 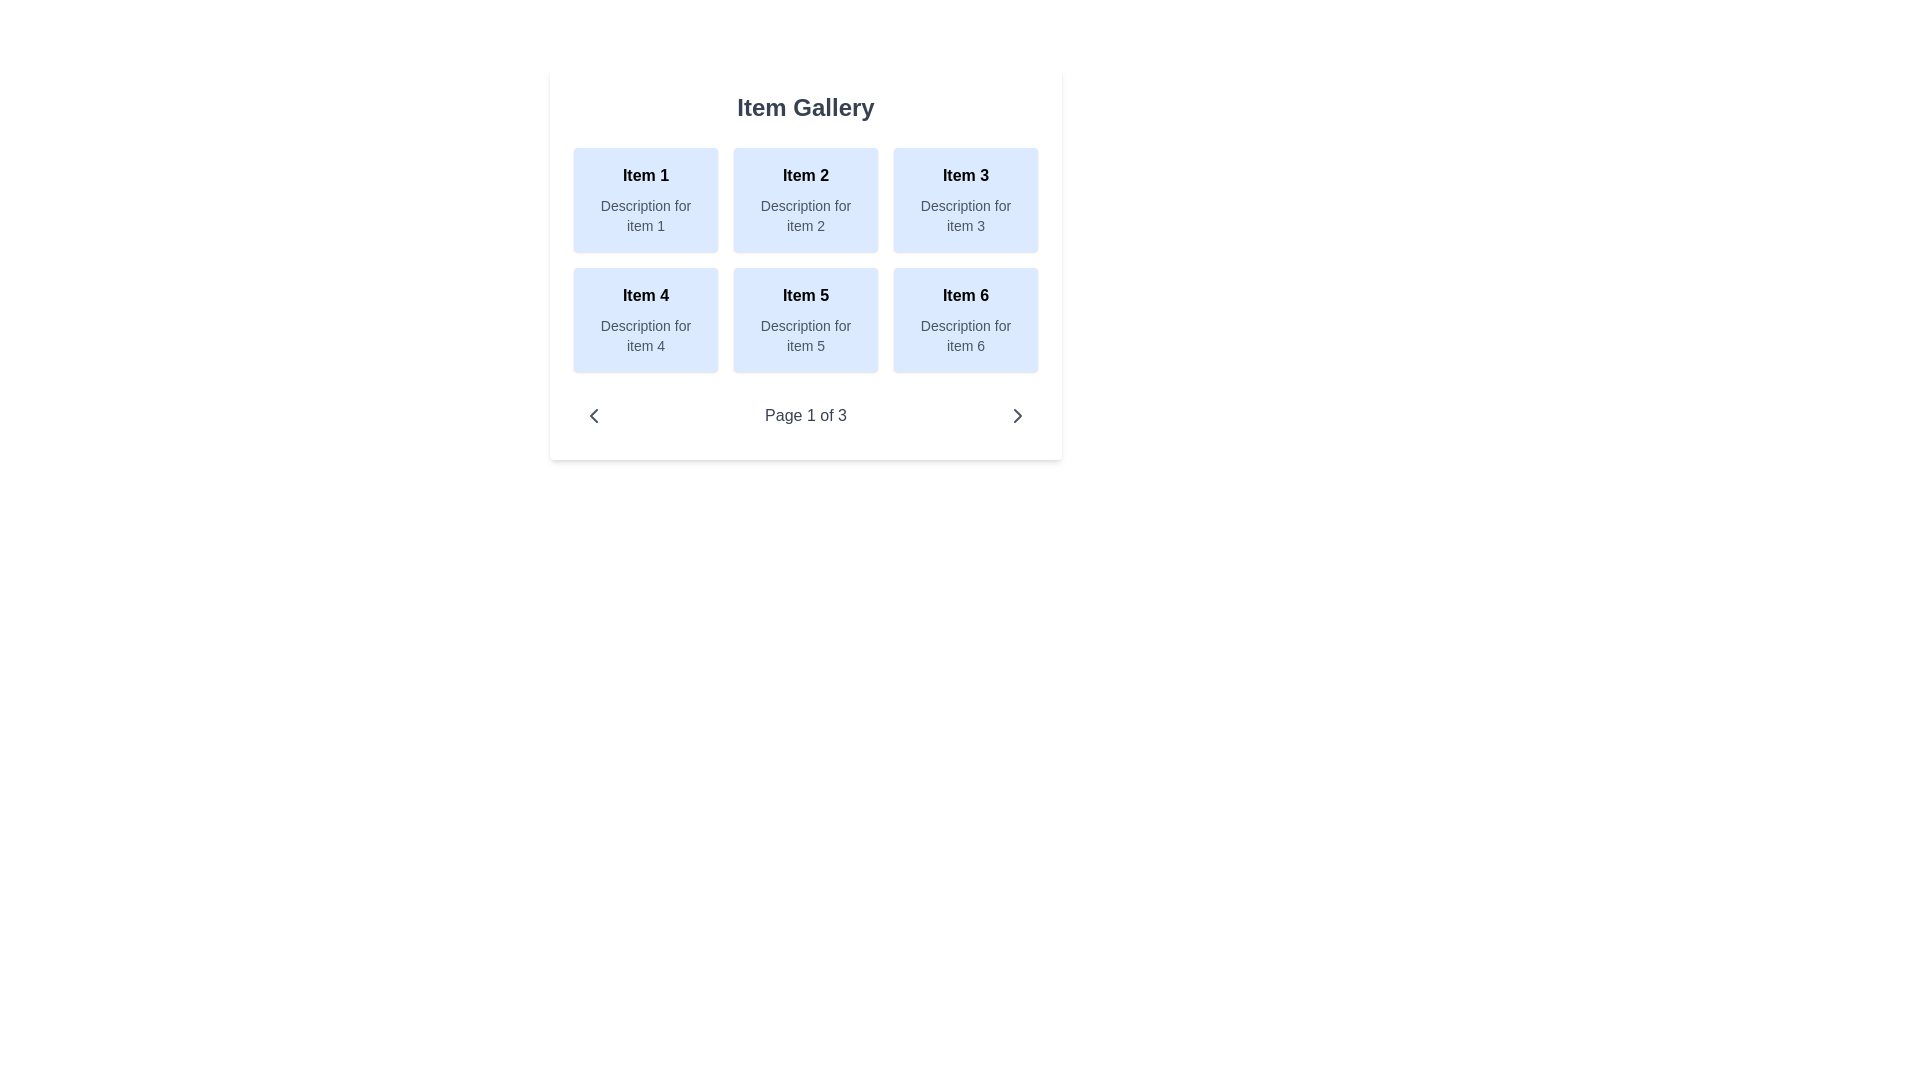 I want to click on text displayed in the pagination control labeled 'Page 1 of 3', which is located at the bottom of a card layout and is centrally positioned below the grid of items, so click(x=806, y=415).